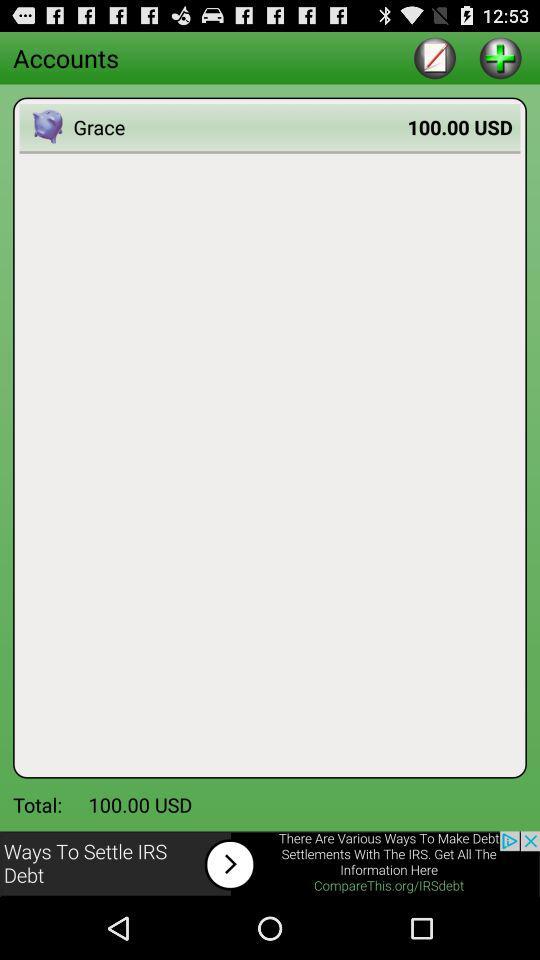  Describe the element at coordinates (499, 61) in the screenshot. I see `the add icon` at that location.